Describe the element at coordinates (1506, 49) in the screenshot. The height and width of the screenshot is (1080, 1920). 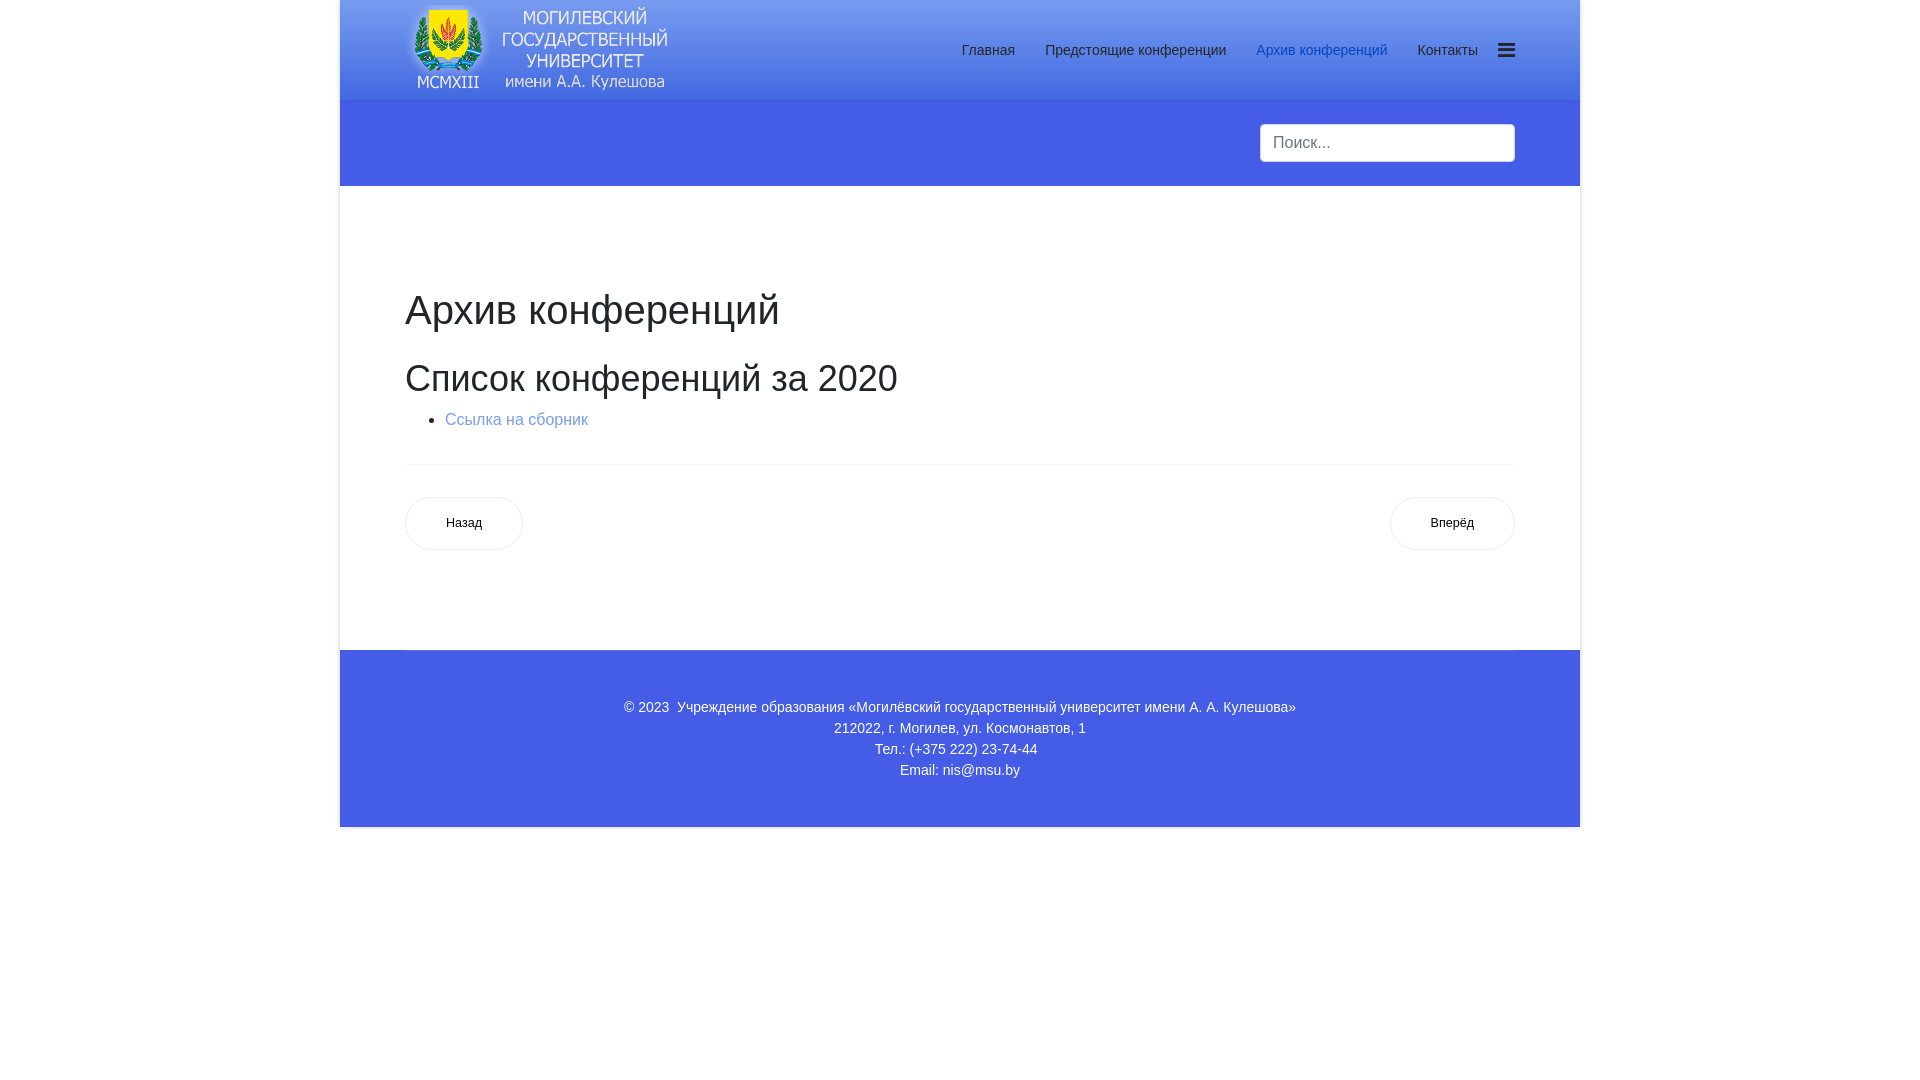
I see `'Navigation'` at that location.